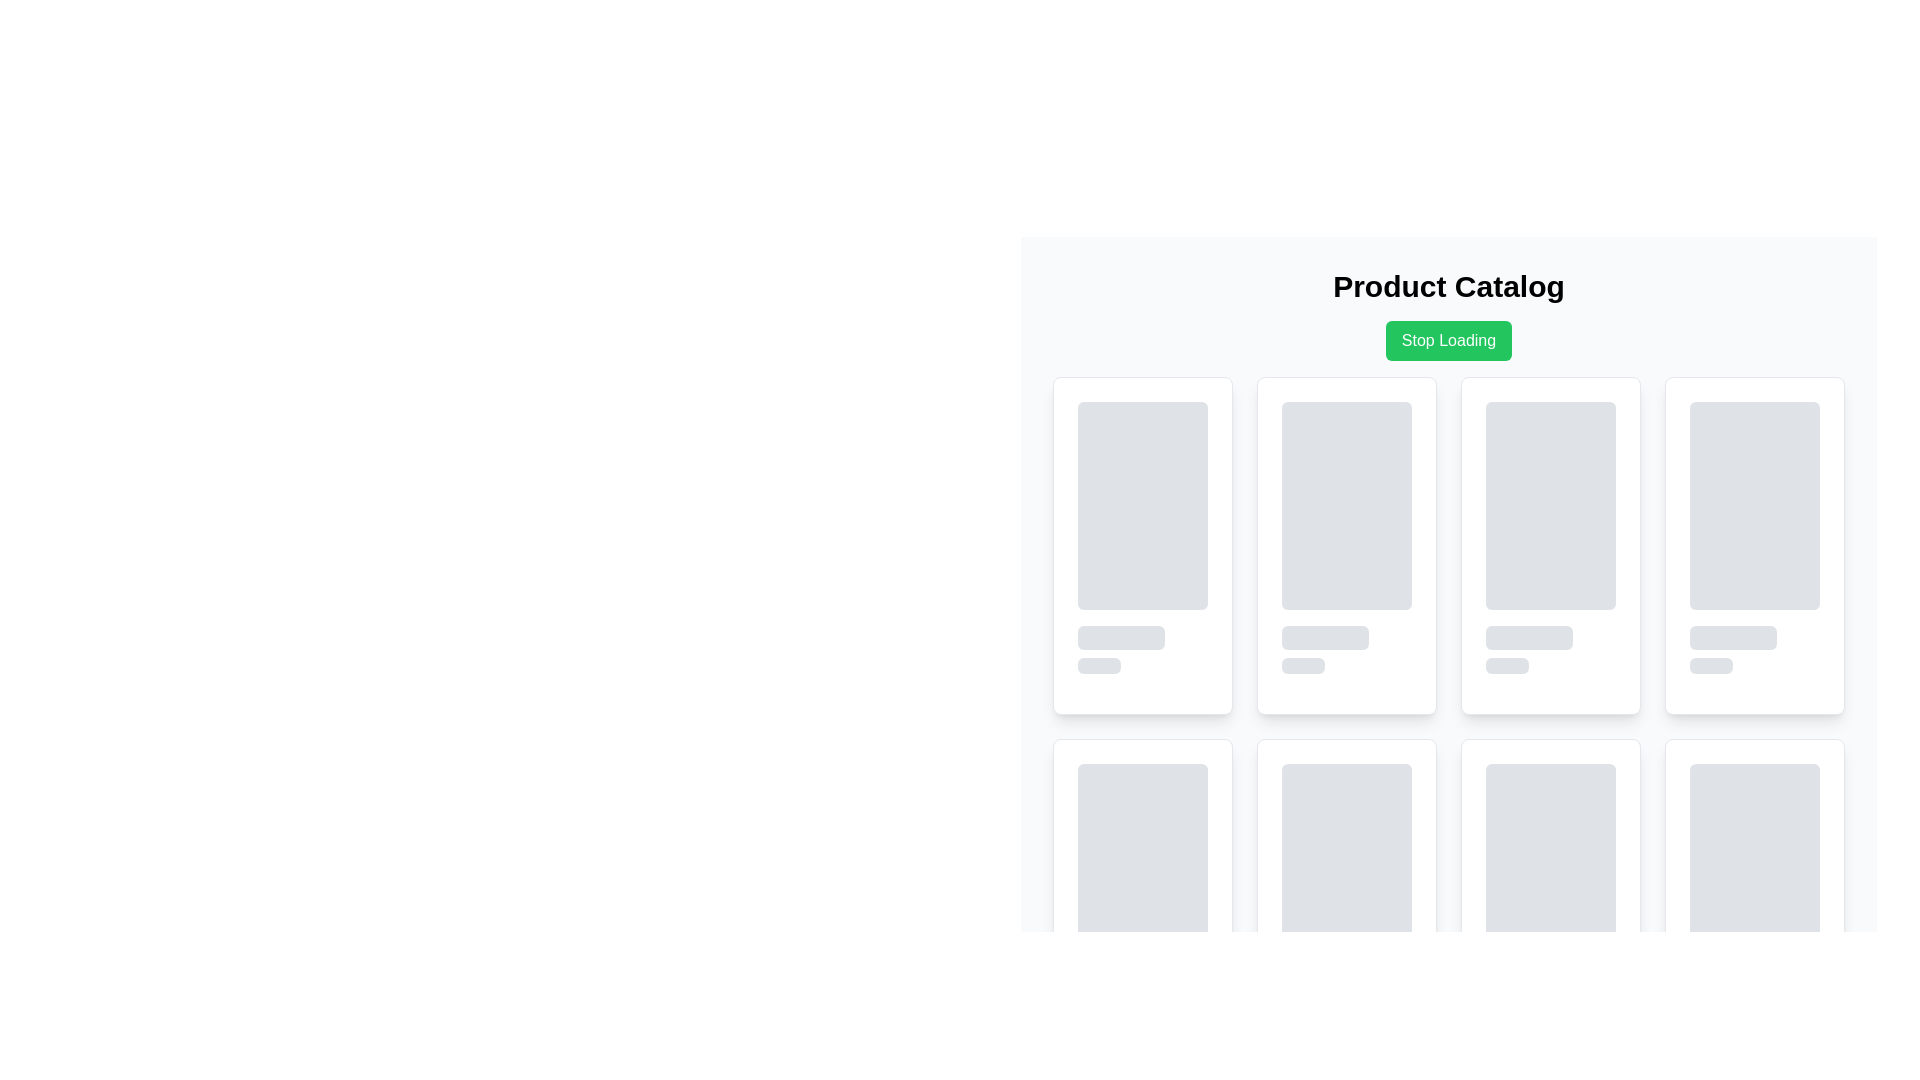  What do you see at coordinates (1754, 536) in the screenshot?
I see `the load animation placeholder component located in the last card of a horizontally arranged grid, which indicates data is being fetched` at bounding box center [1754, 536].